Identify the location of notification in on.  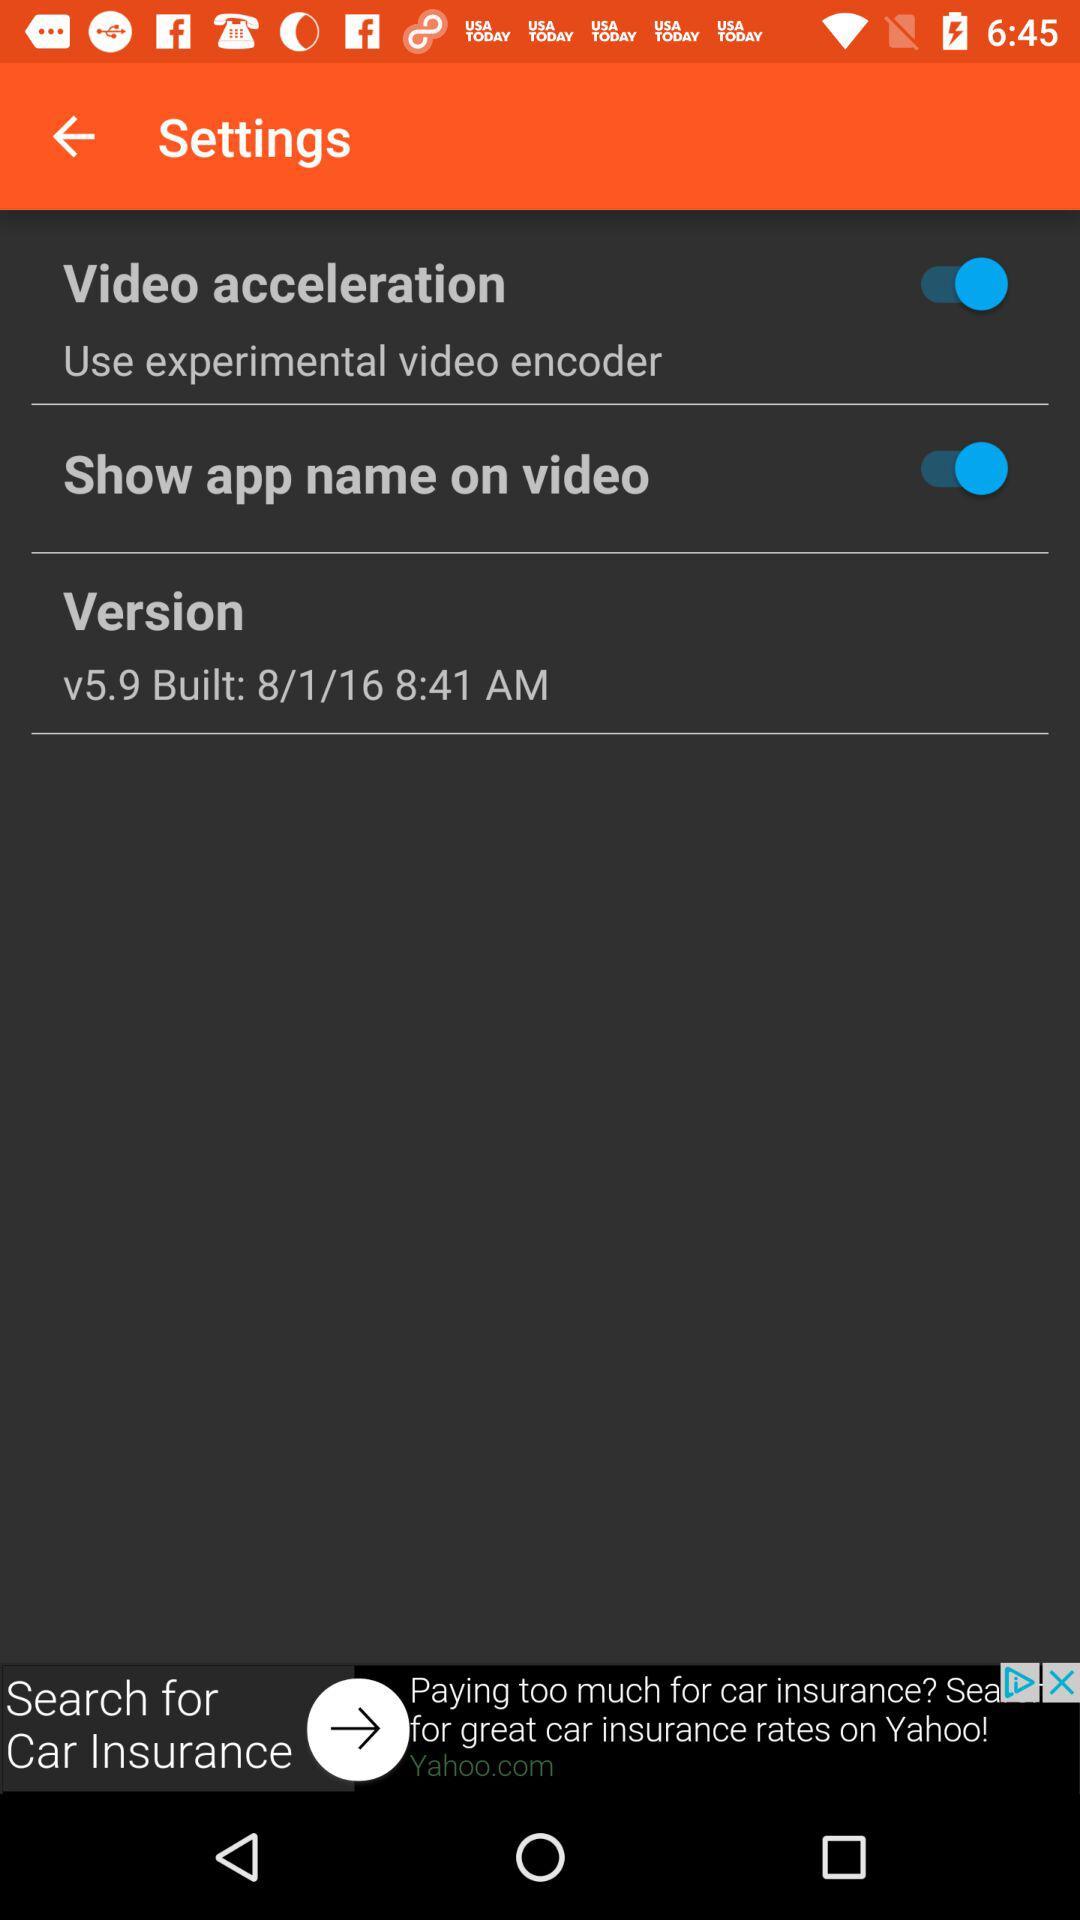
(890, 467).